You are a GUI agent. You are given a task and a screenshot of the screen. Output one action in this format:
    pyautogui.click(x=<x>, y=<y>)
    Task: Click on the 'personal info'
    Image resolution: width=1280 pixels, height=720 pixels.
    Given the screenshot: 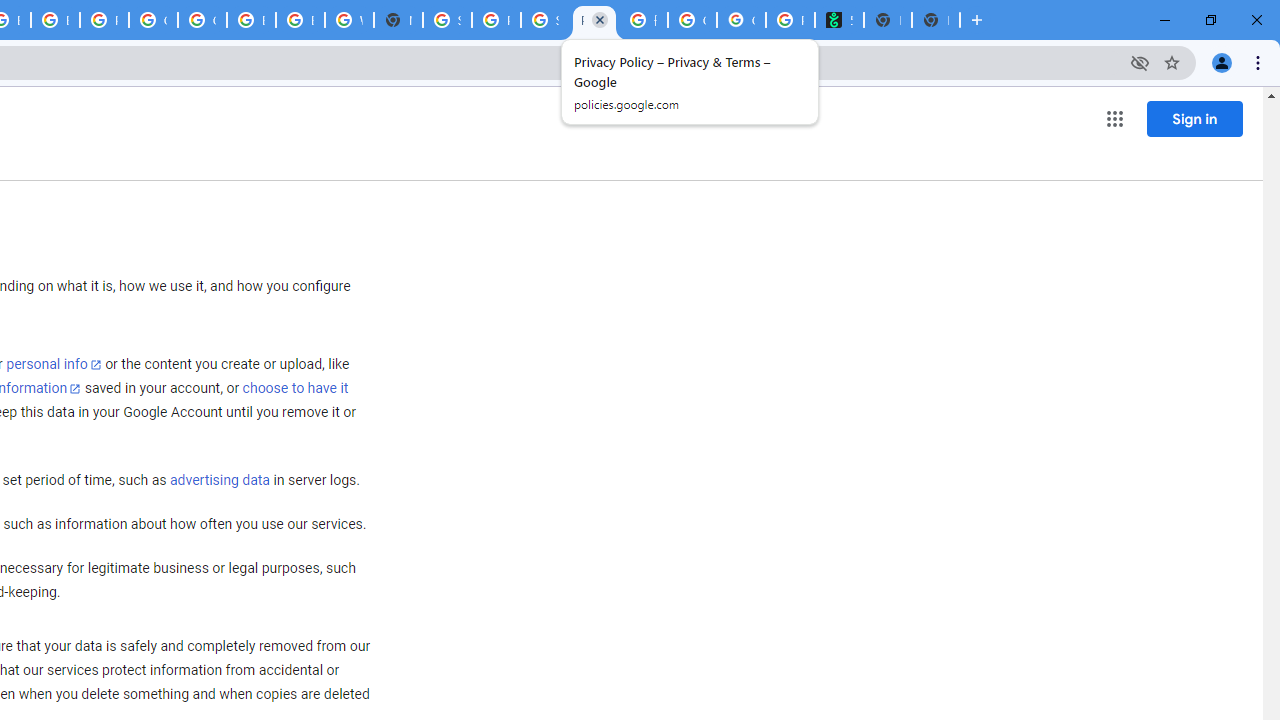 What is the action you would take?
    pyautogui.click(x=54, y=364)
    